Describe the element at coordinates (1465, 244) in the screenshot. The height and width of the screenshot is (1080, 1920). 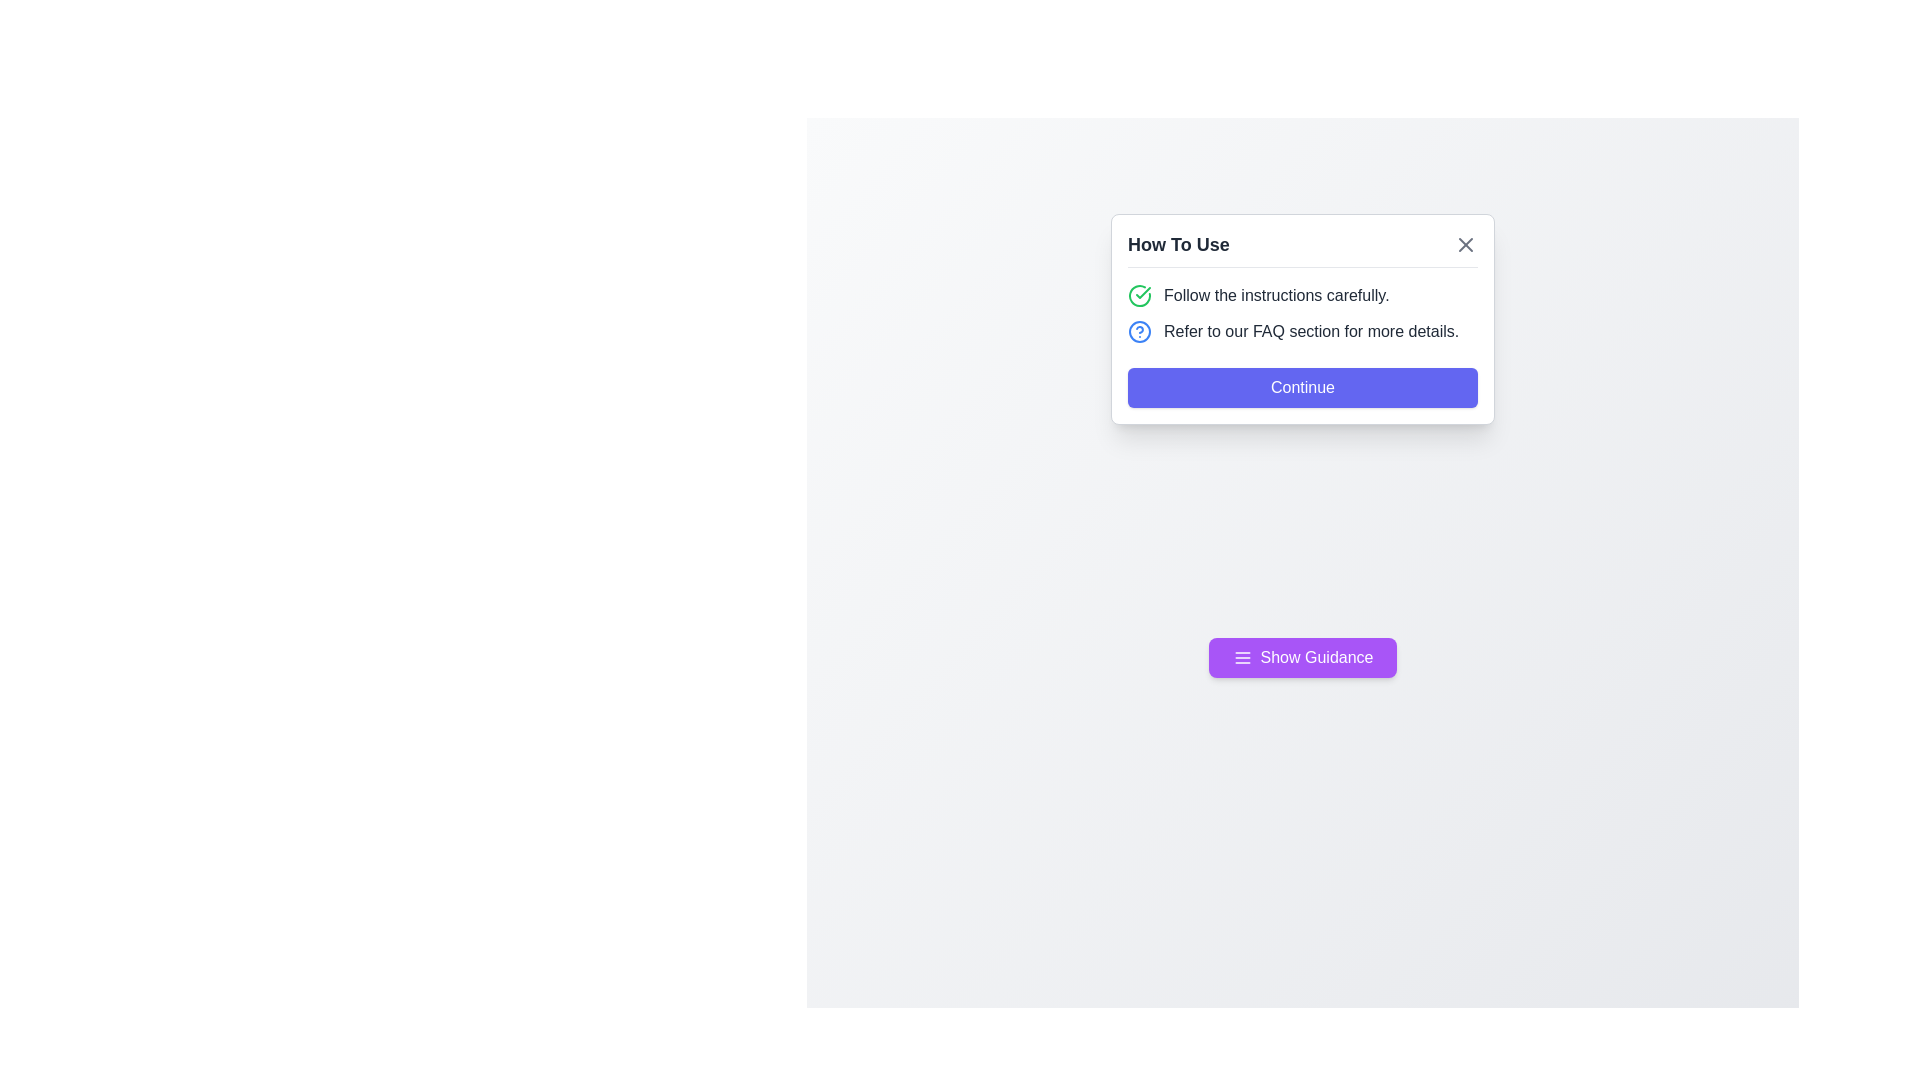
I see `the 'X' icon in the top-right corner of the 'How To Use' box` at that location.